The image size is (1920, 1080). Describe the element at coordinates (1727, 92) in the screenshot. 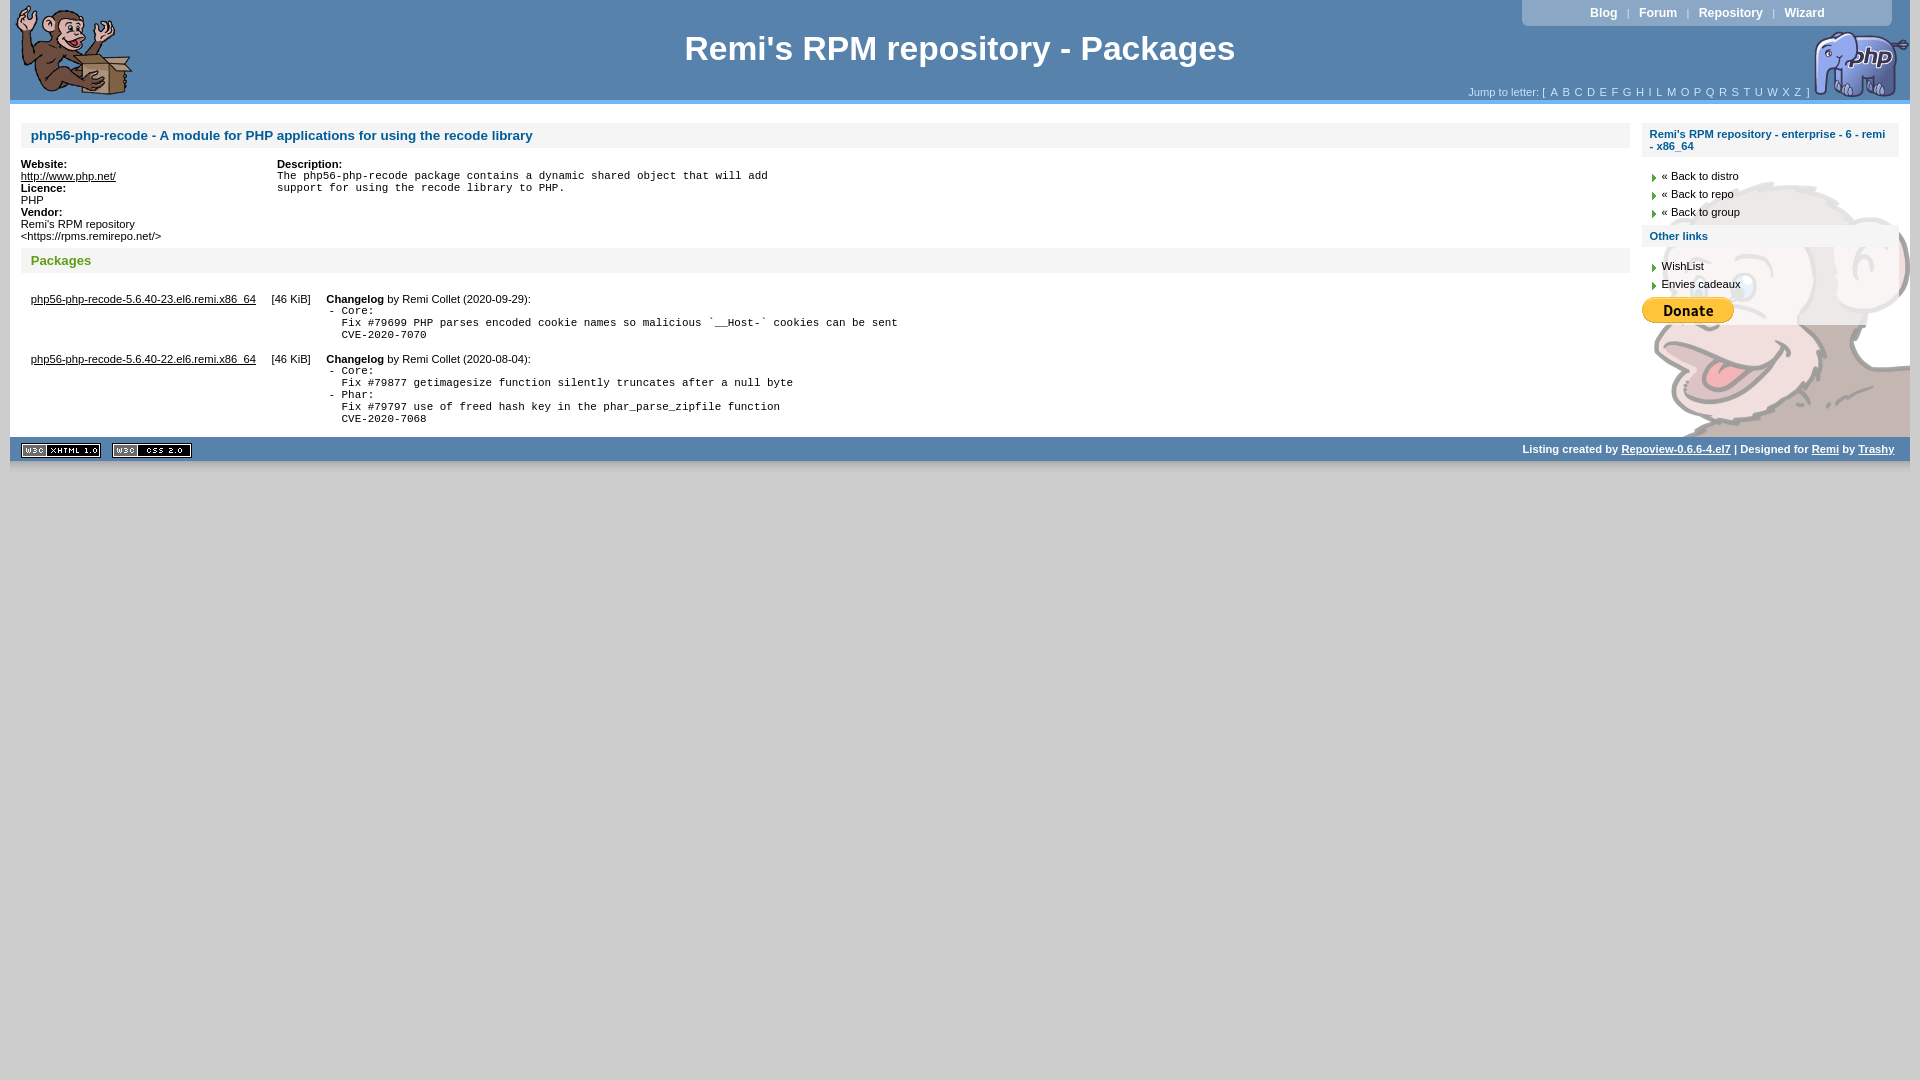

I see `'S'` at that location.